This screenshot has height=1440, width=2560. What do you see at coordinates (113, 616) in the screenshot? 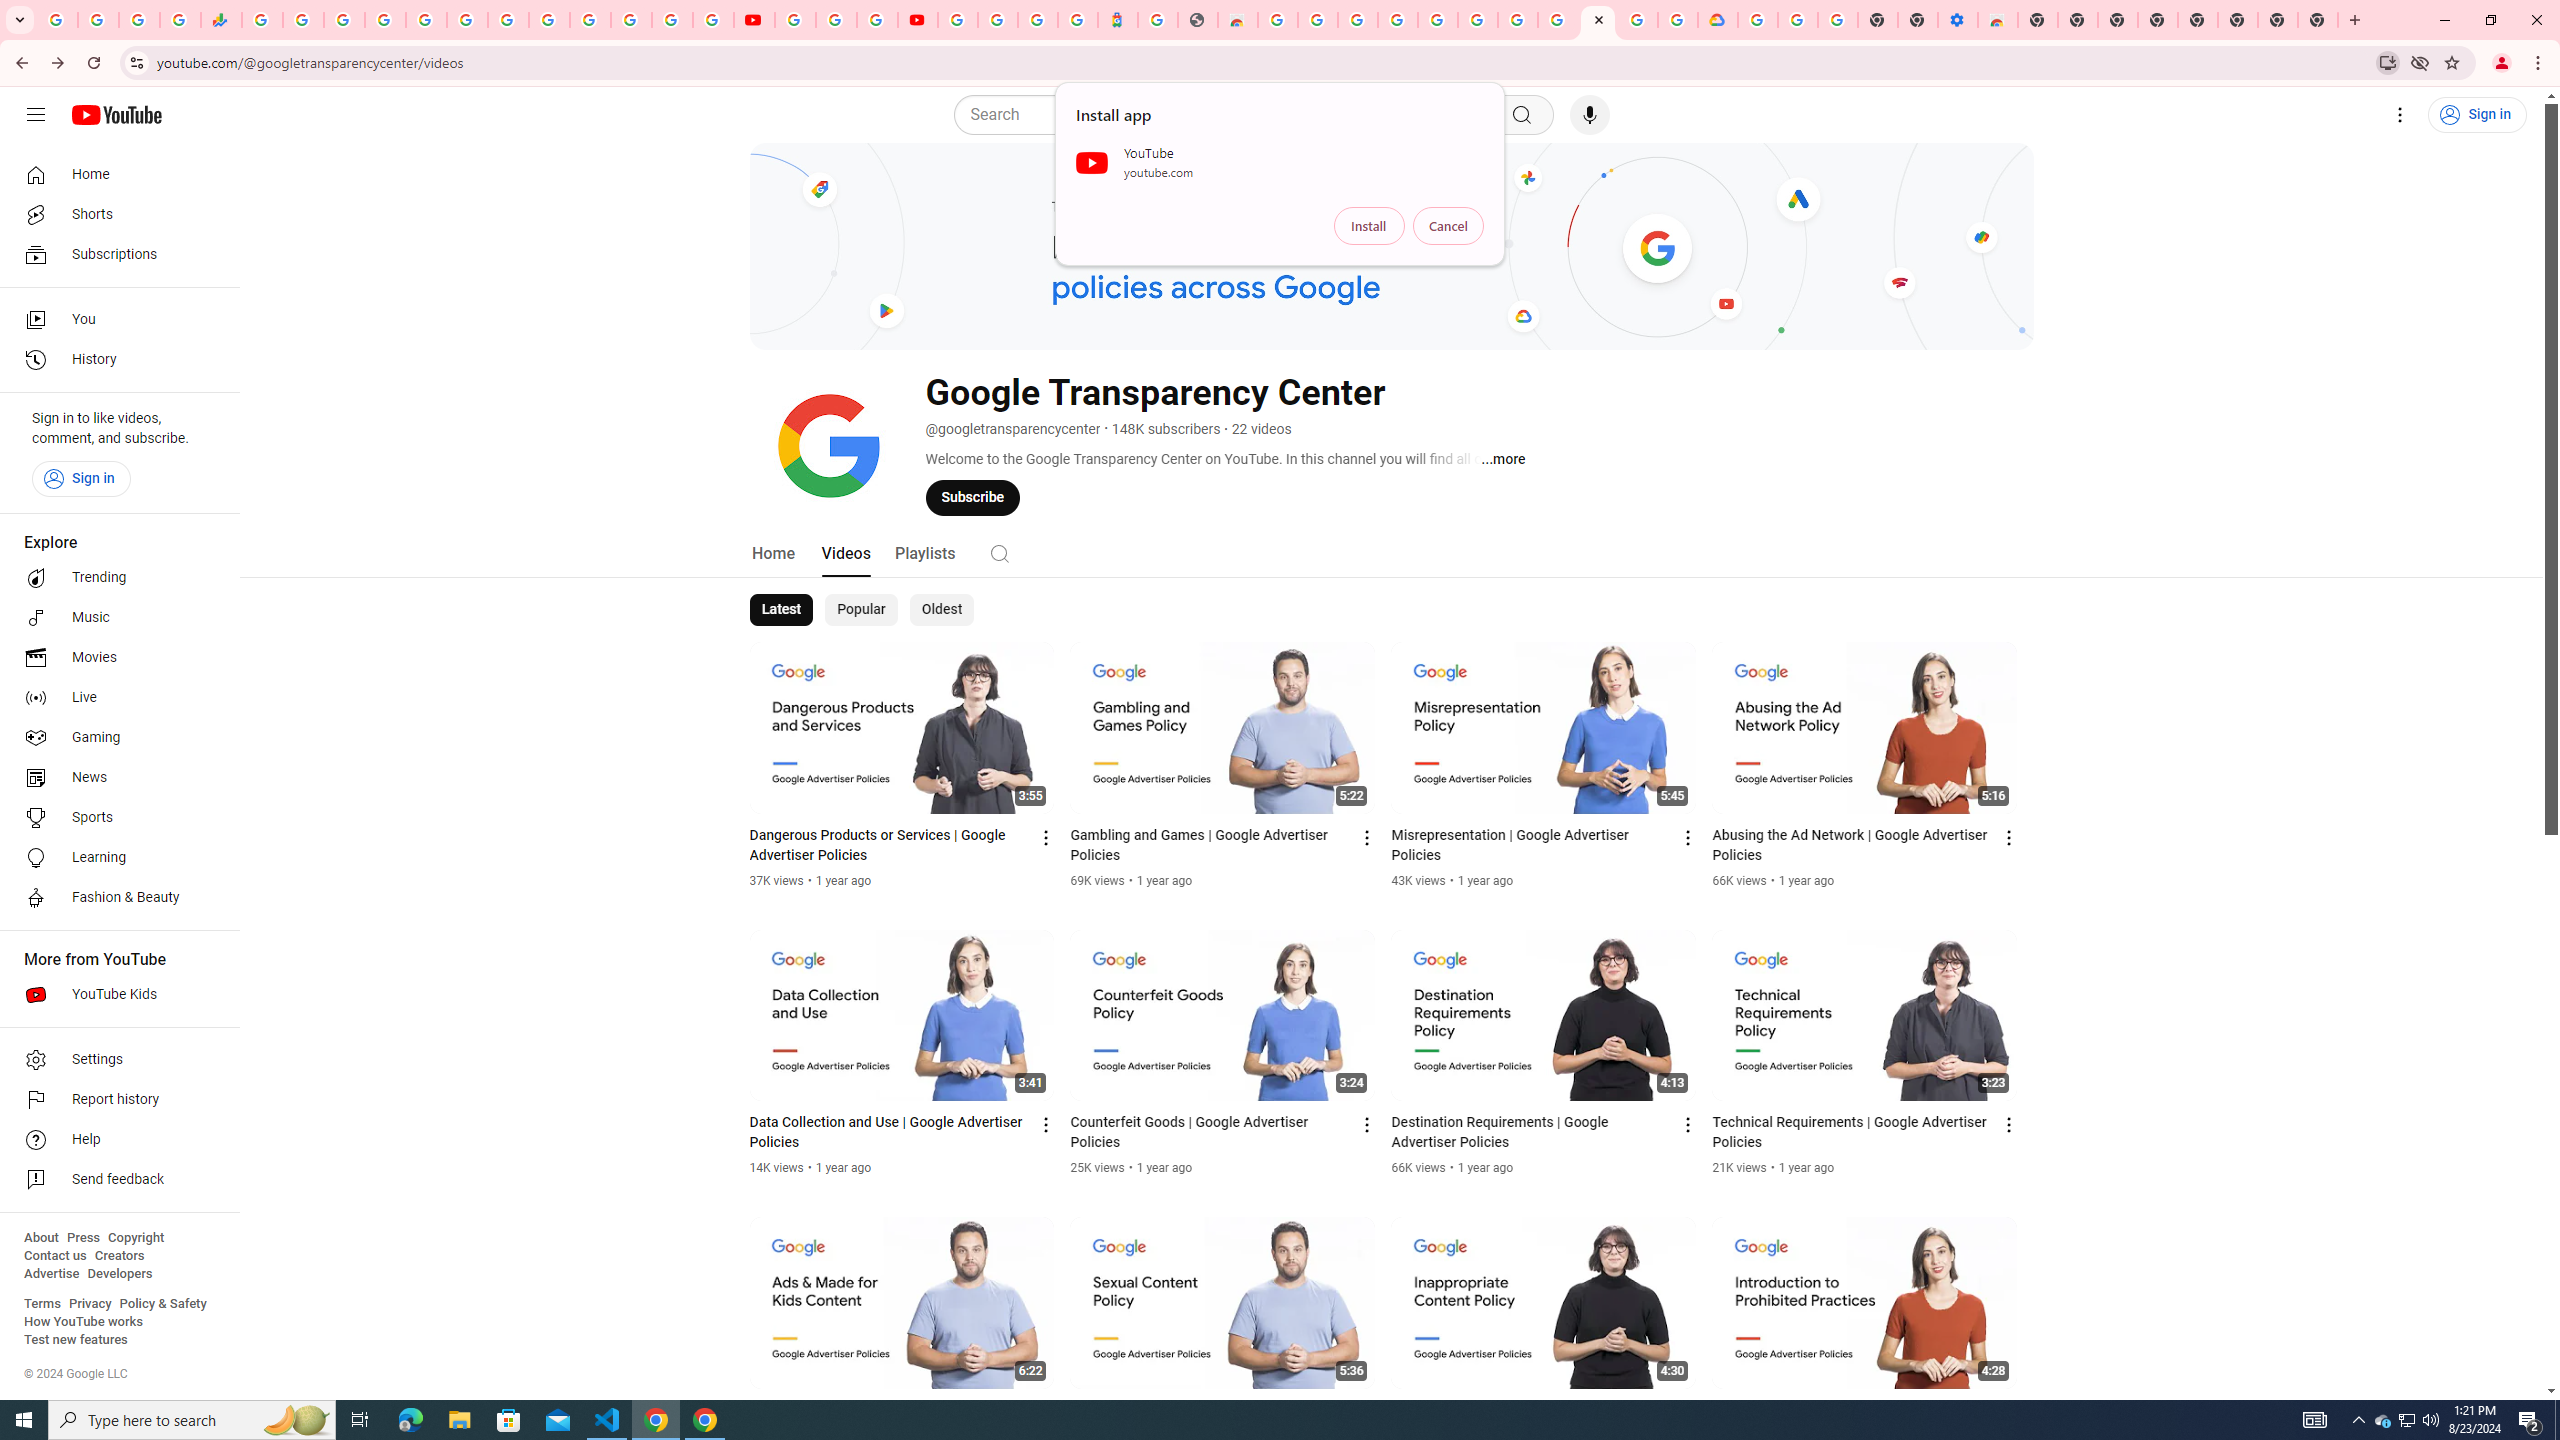
I see `'Music'` at bounding box center [113, 616].